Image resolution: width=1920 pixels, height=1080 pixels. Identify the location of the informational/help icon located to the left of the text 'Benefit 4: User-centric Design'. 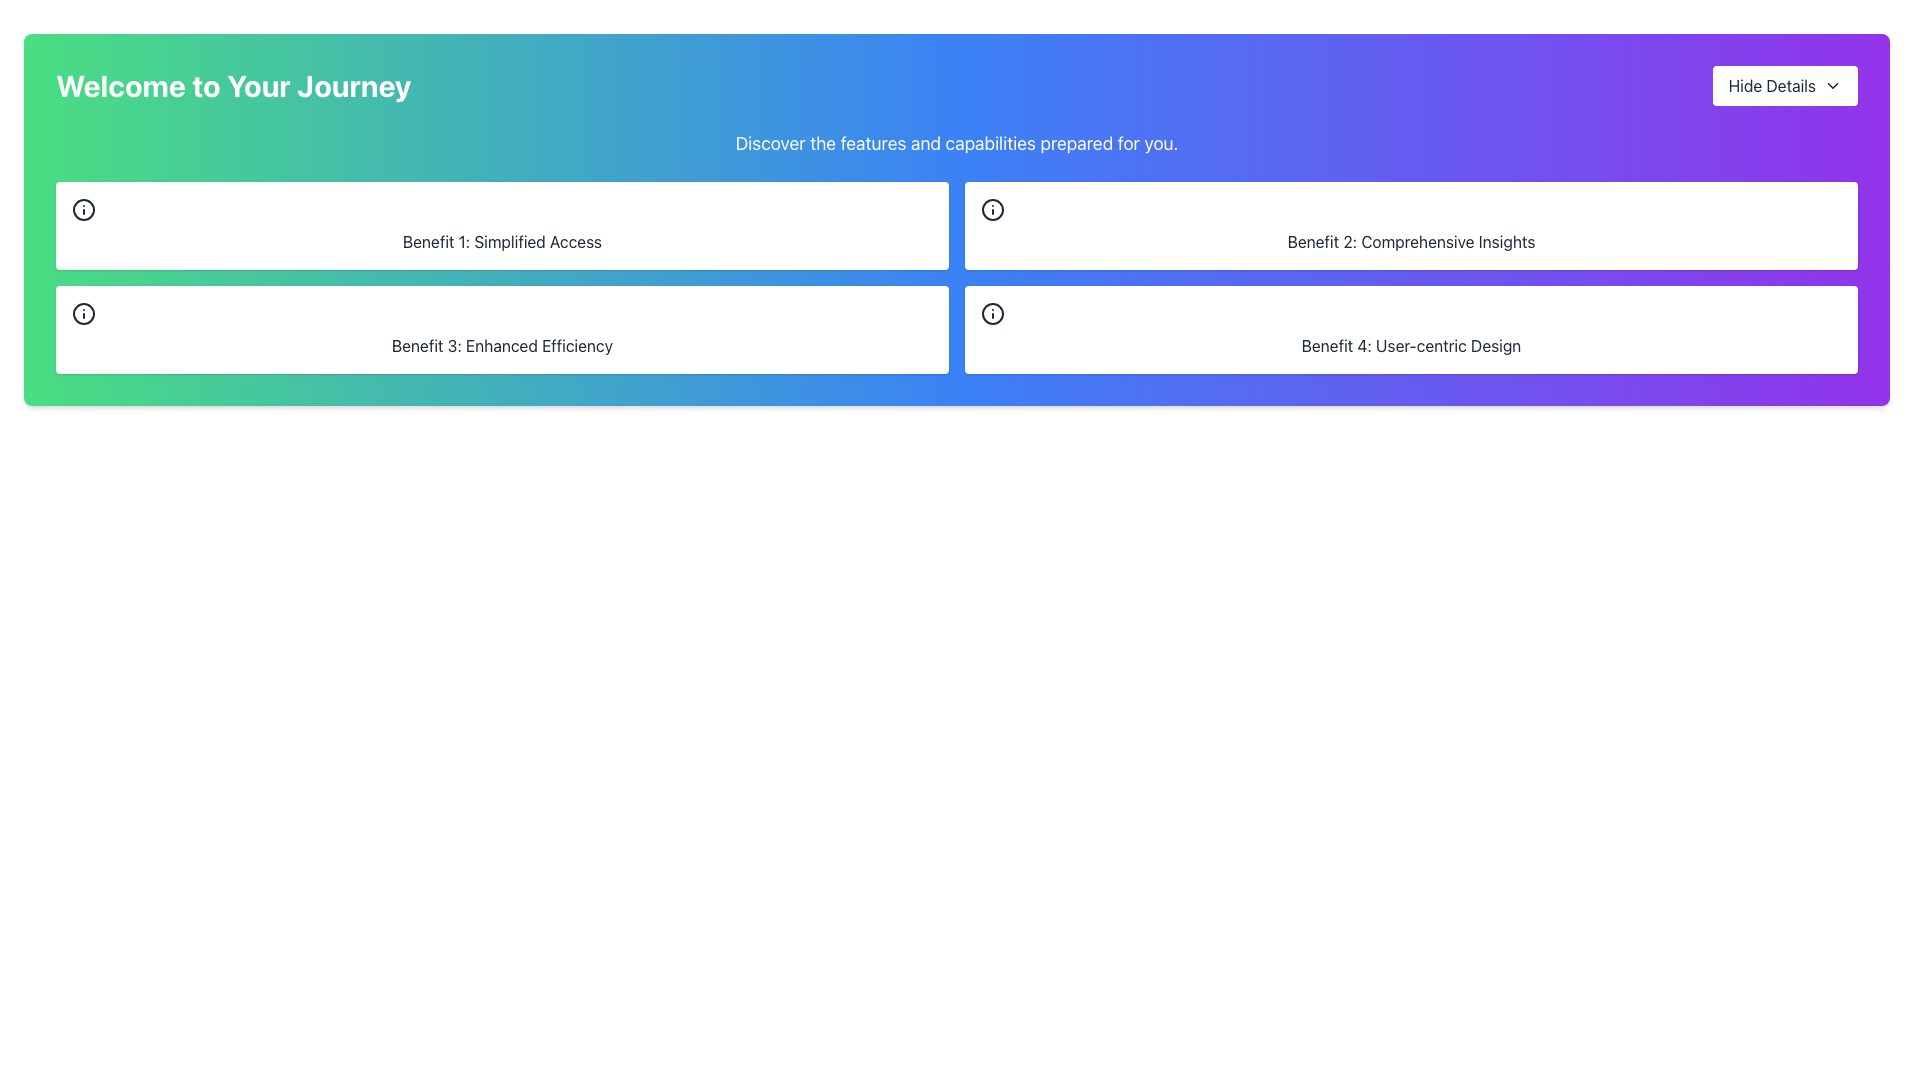
(993, 313).